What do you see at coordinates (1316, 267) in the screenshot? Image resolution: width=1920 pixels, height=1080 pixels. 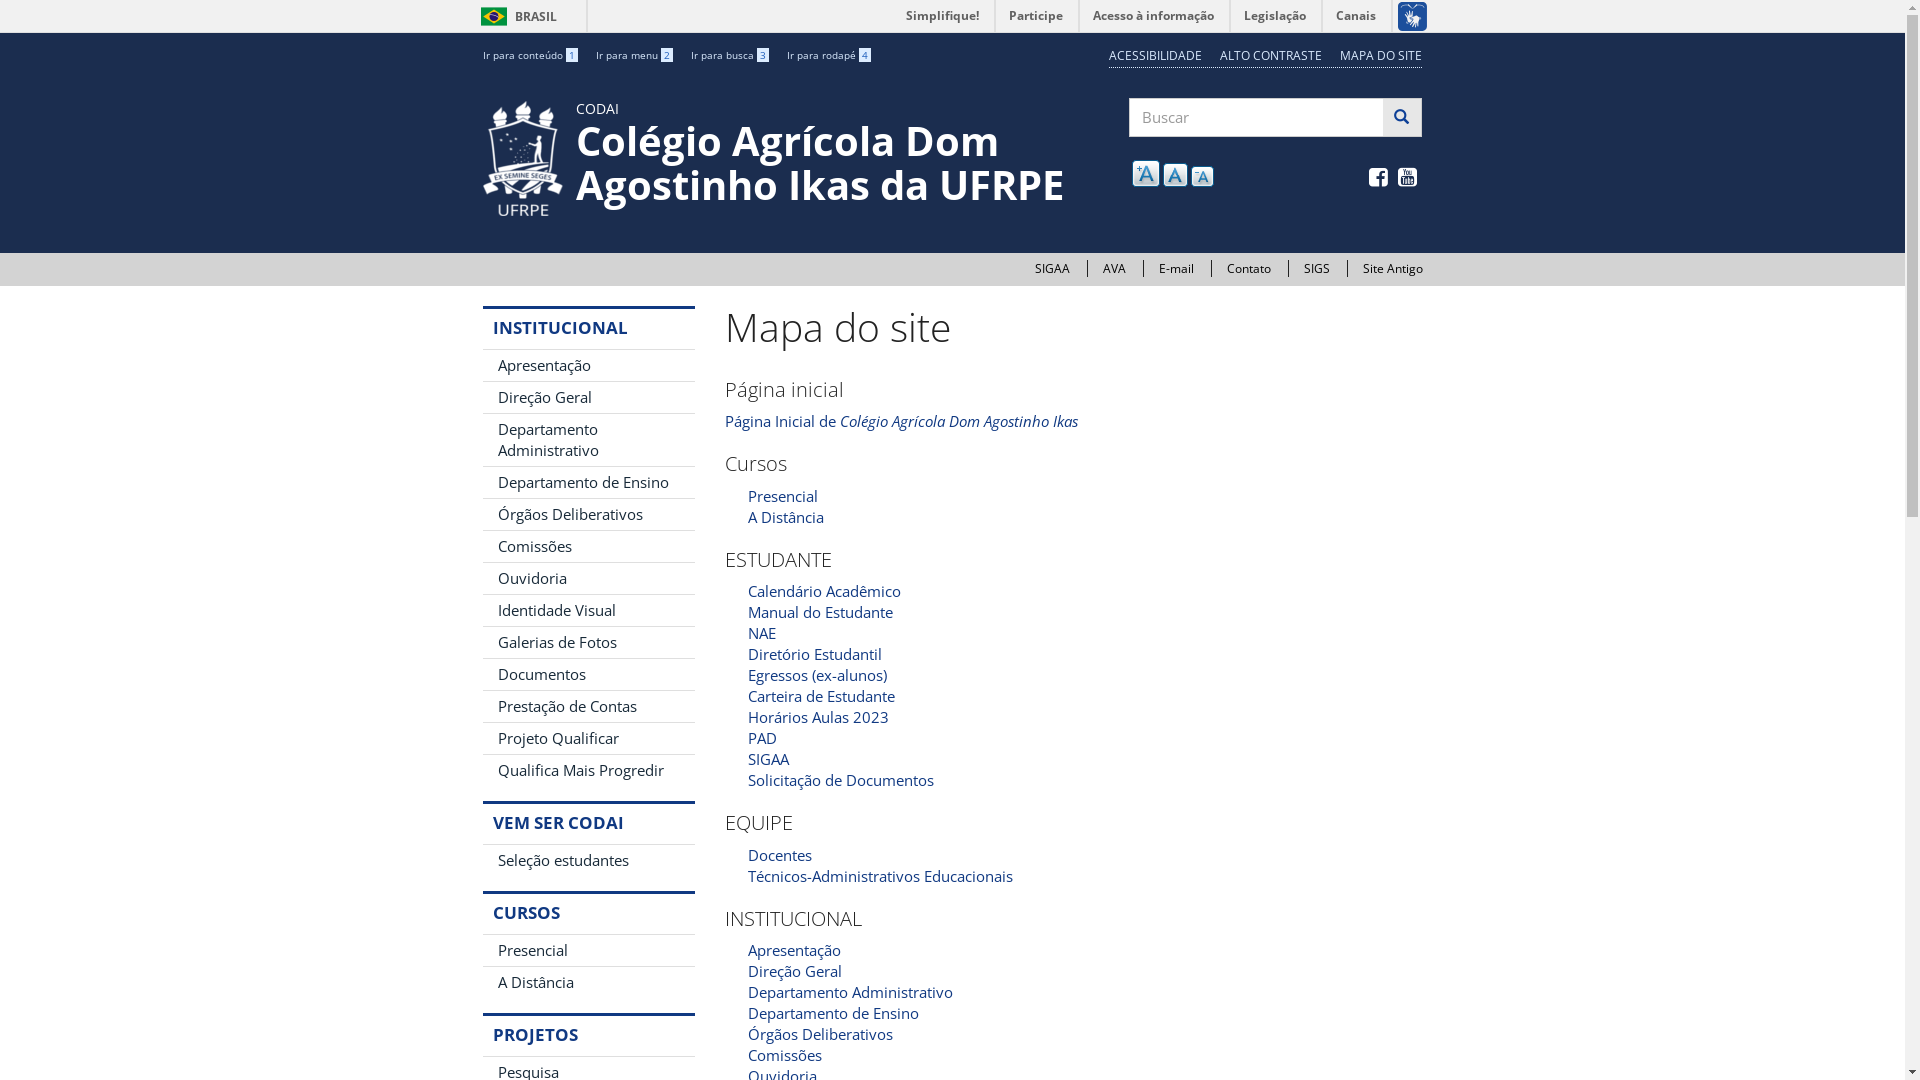 I see `'SIGS'` at bounding box center [1316, 267].